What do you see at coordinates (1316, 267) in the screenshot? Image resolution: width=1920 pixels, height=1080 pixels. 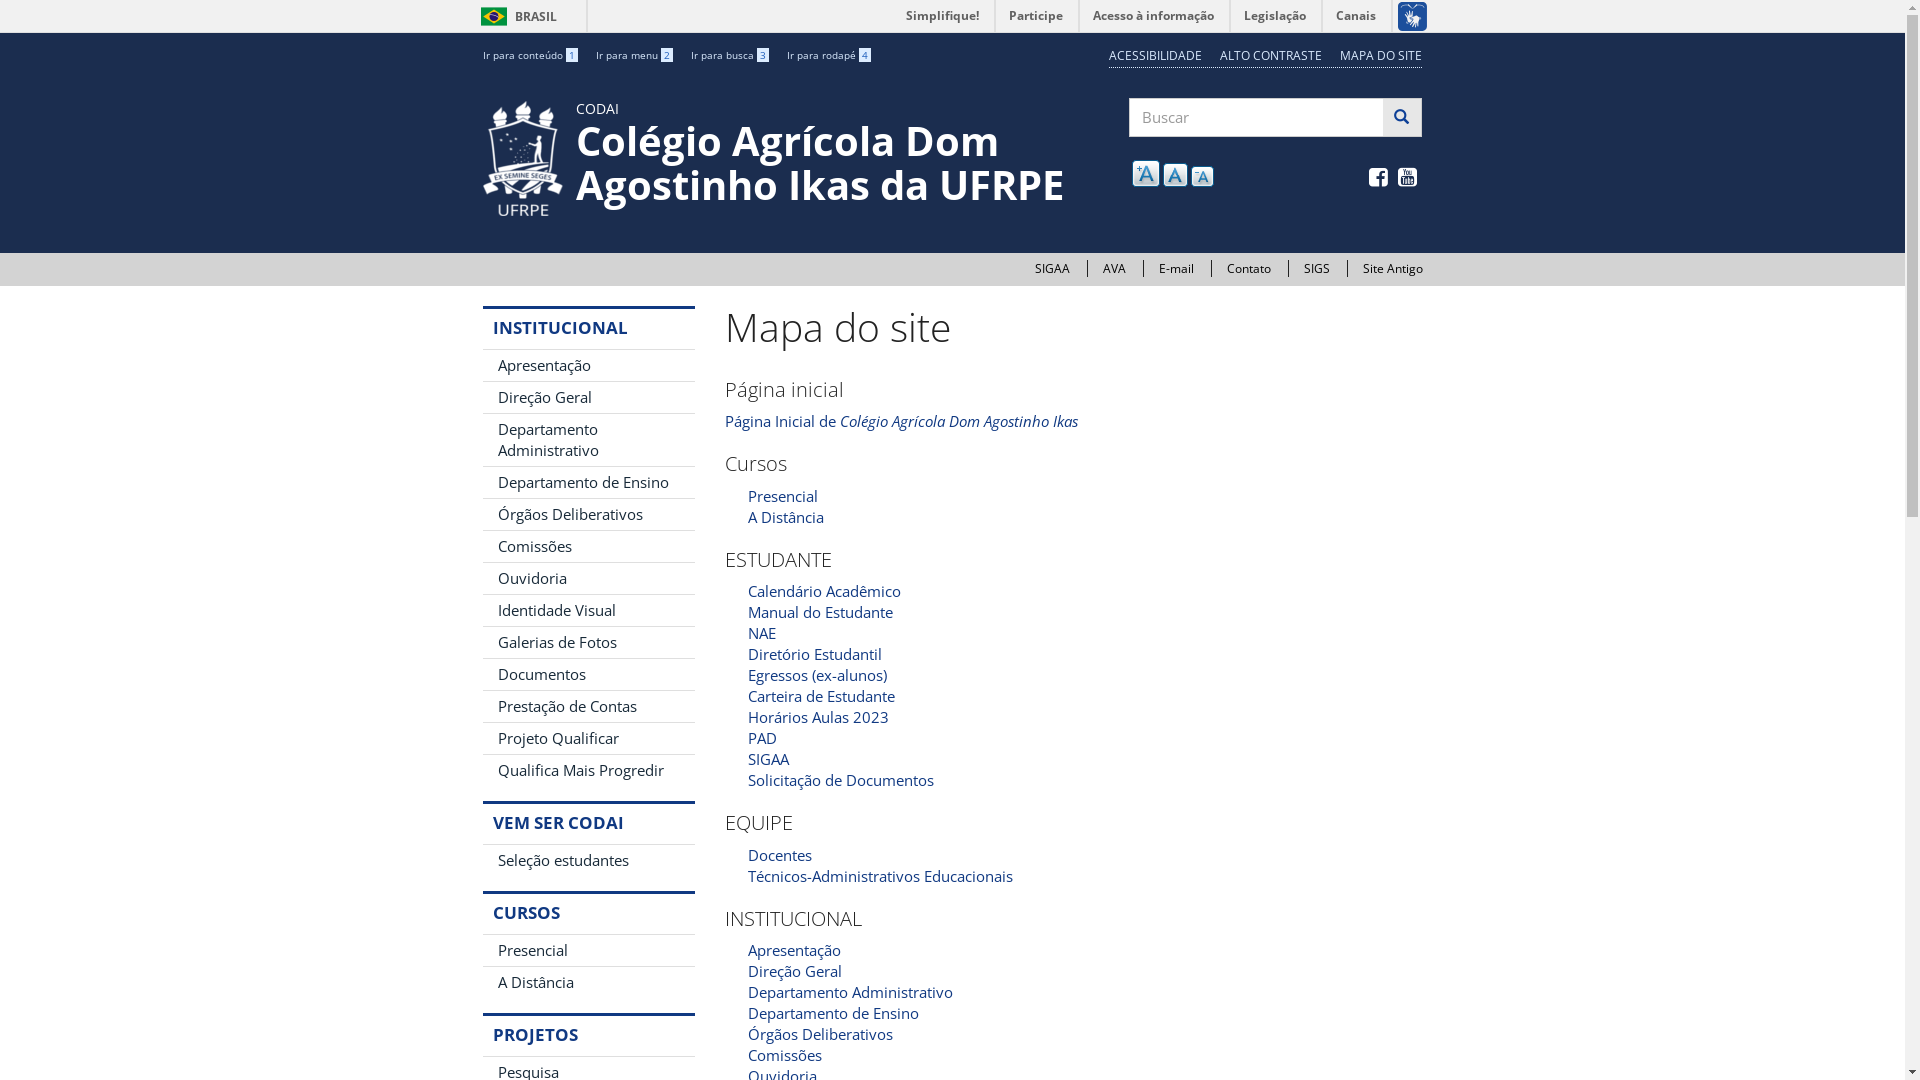 I see `'SIGS'` at bounding box center [1316, 267].